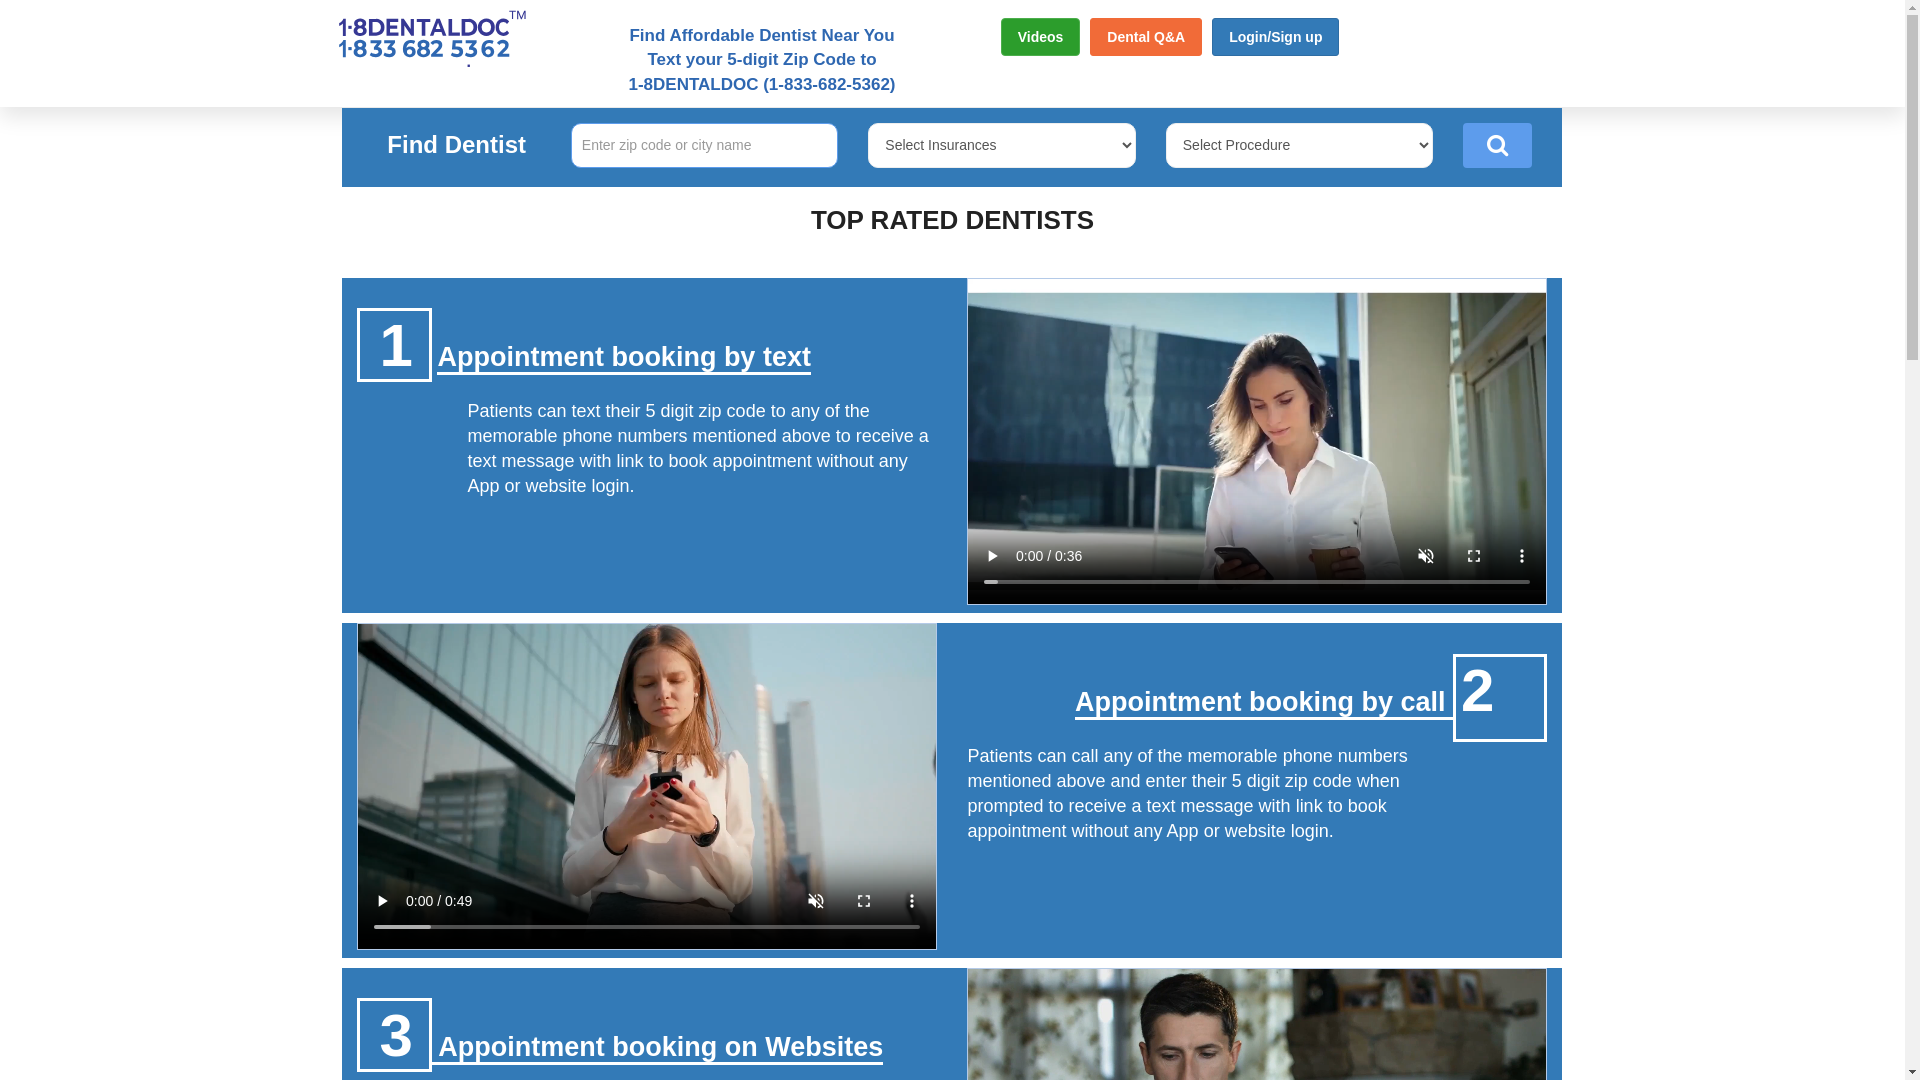  I want to click on 'Dental Q&A', so click(1146, 37).